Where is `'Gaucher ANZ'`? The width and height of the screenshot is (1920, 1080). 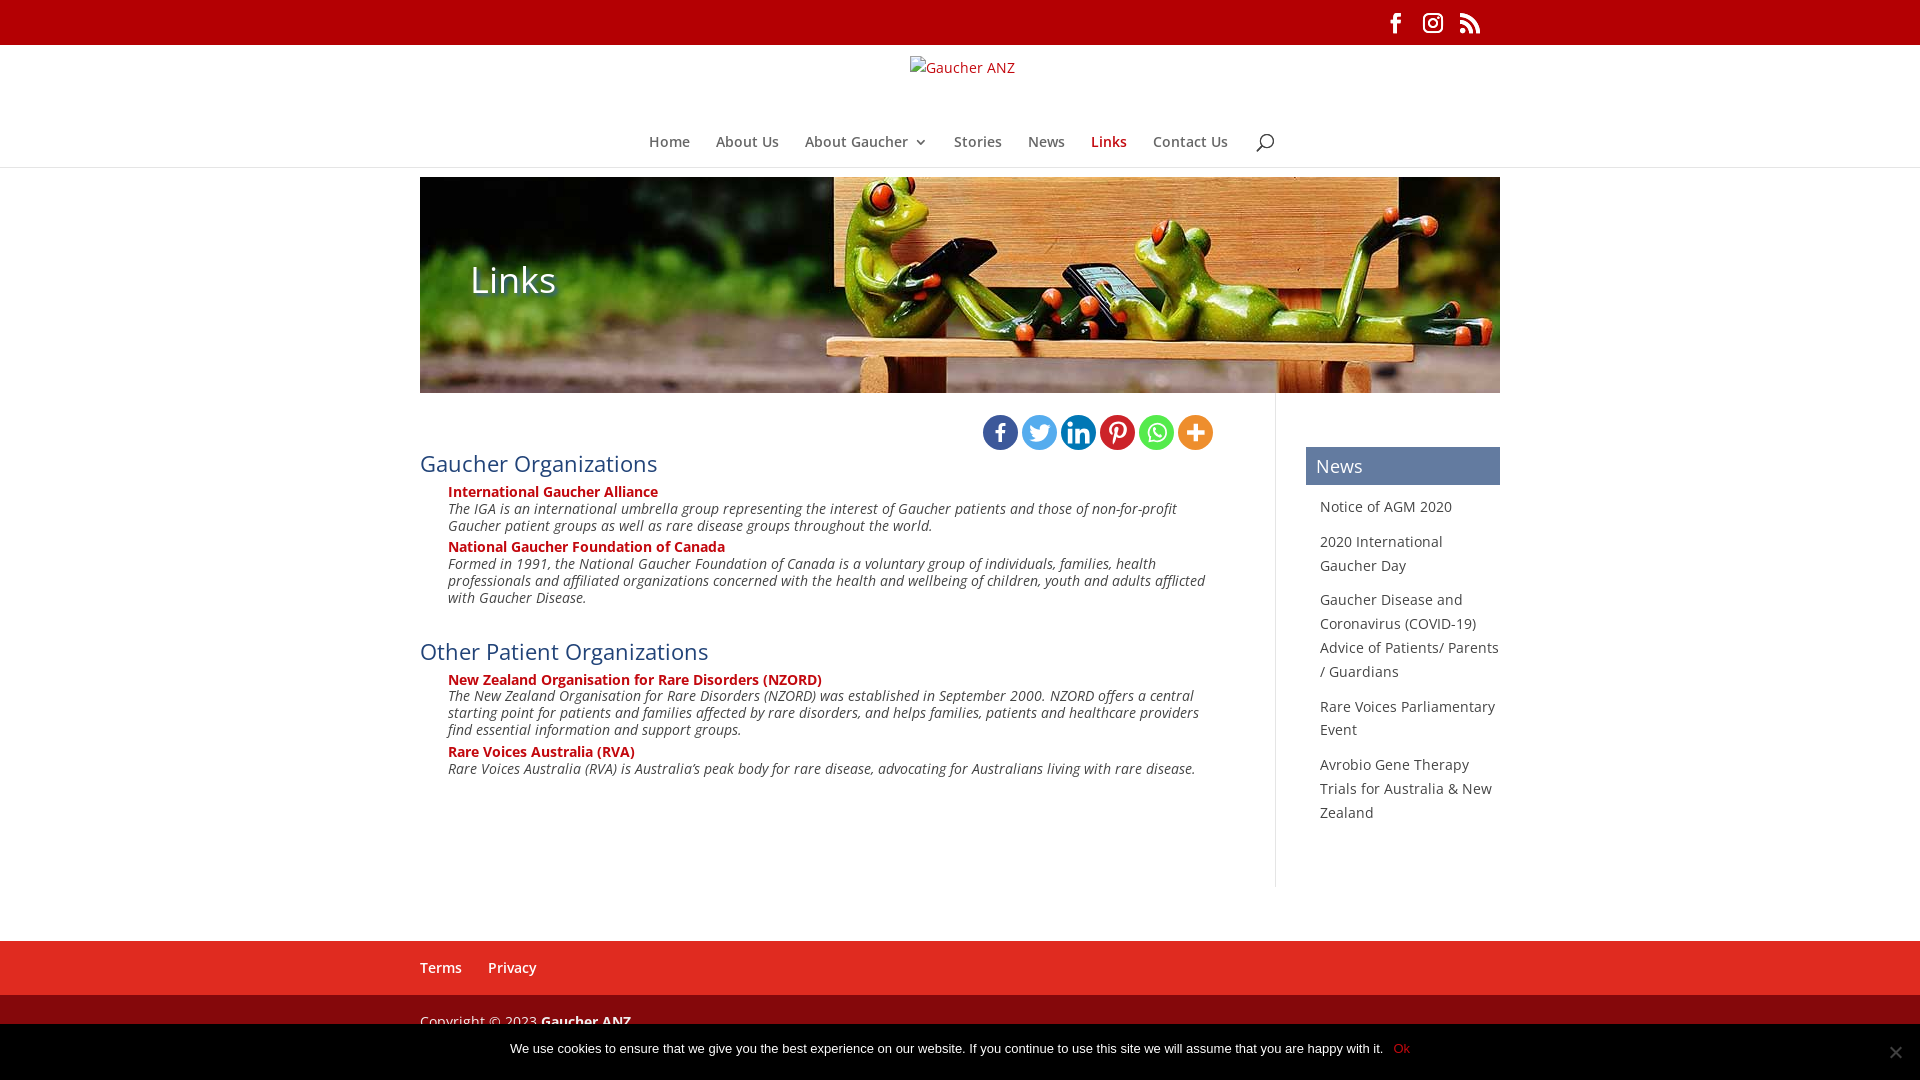 'Gaucher ANZ' is located at coordinates (584, 1021).